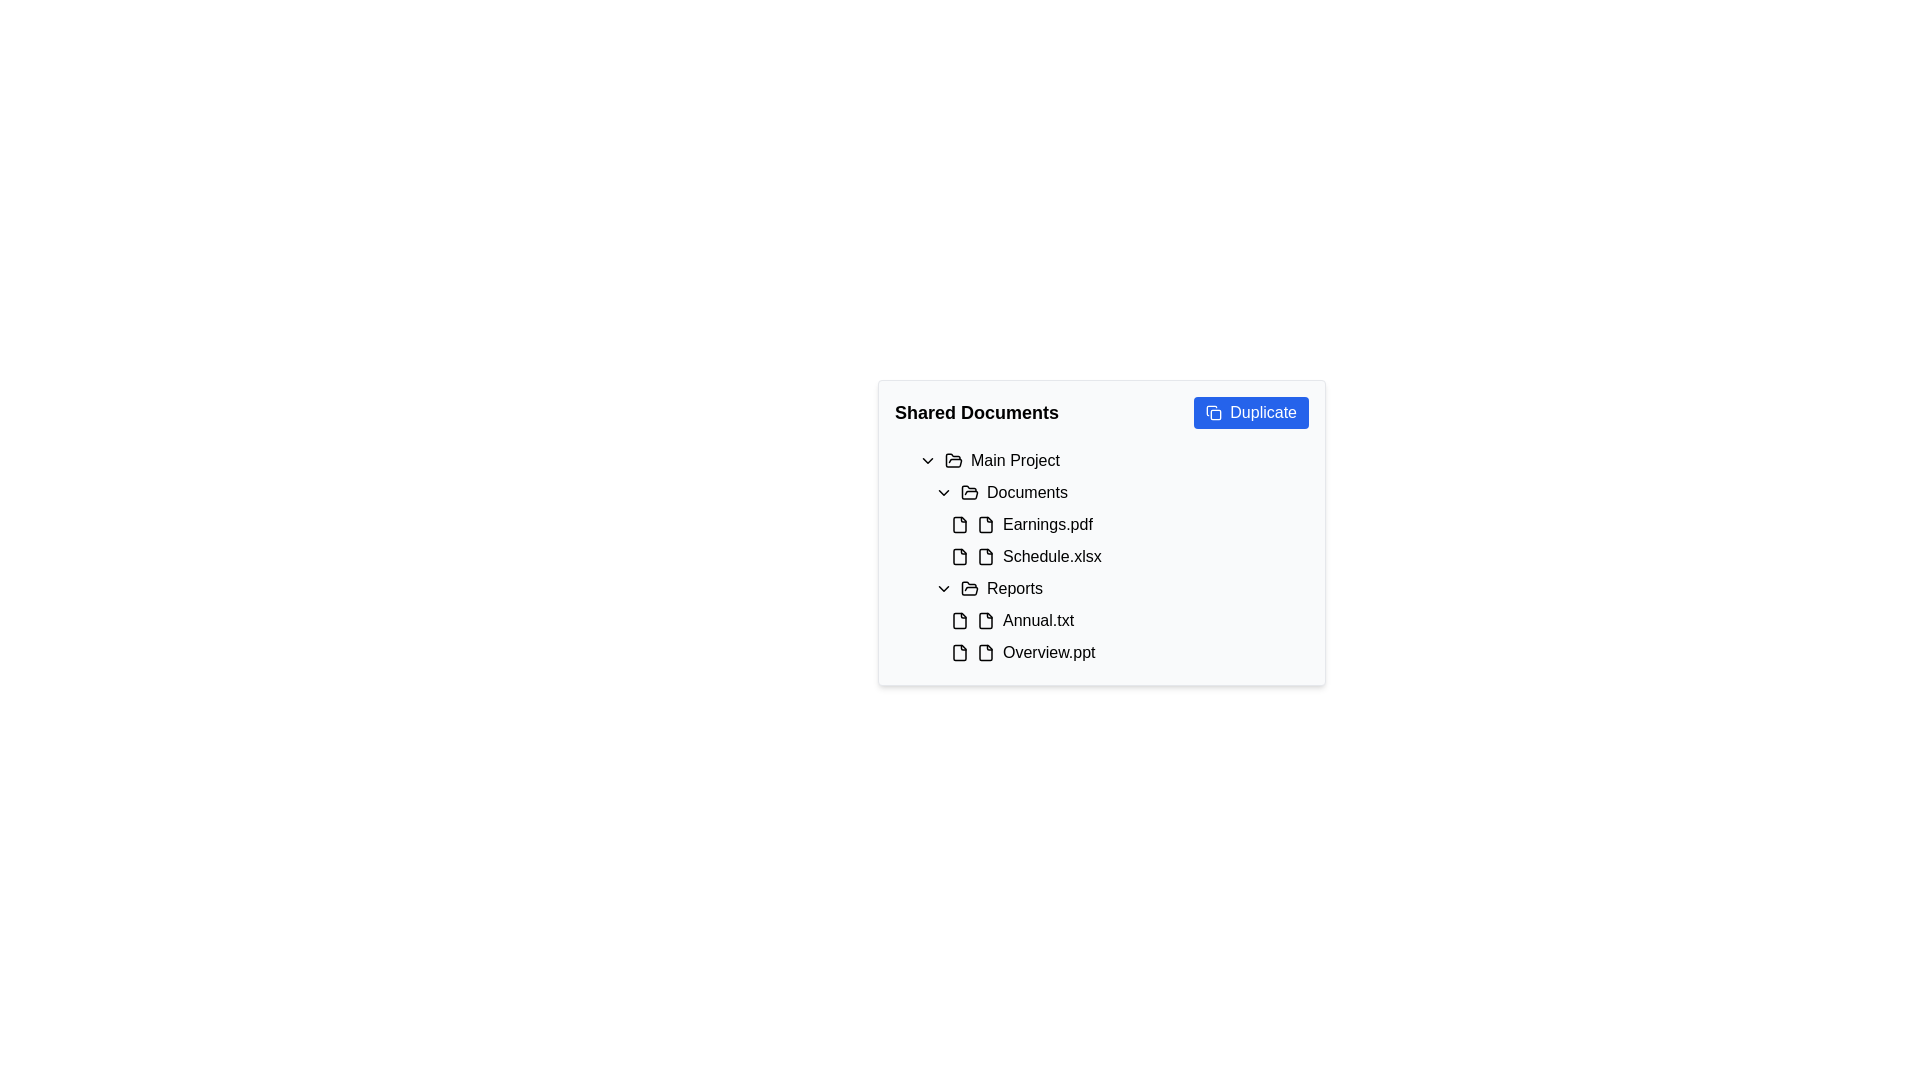 The image size is (1920, 1080). I want to click on the folder icon representing the 'Documents' directory located under 'Main Project' in the 'Shared Documents' navigation panel, so click(969, 492).